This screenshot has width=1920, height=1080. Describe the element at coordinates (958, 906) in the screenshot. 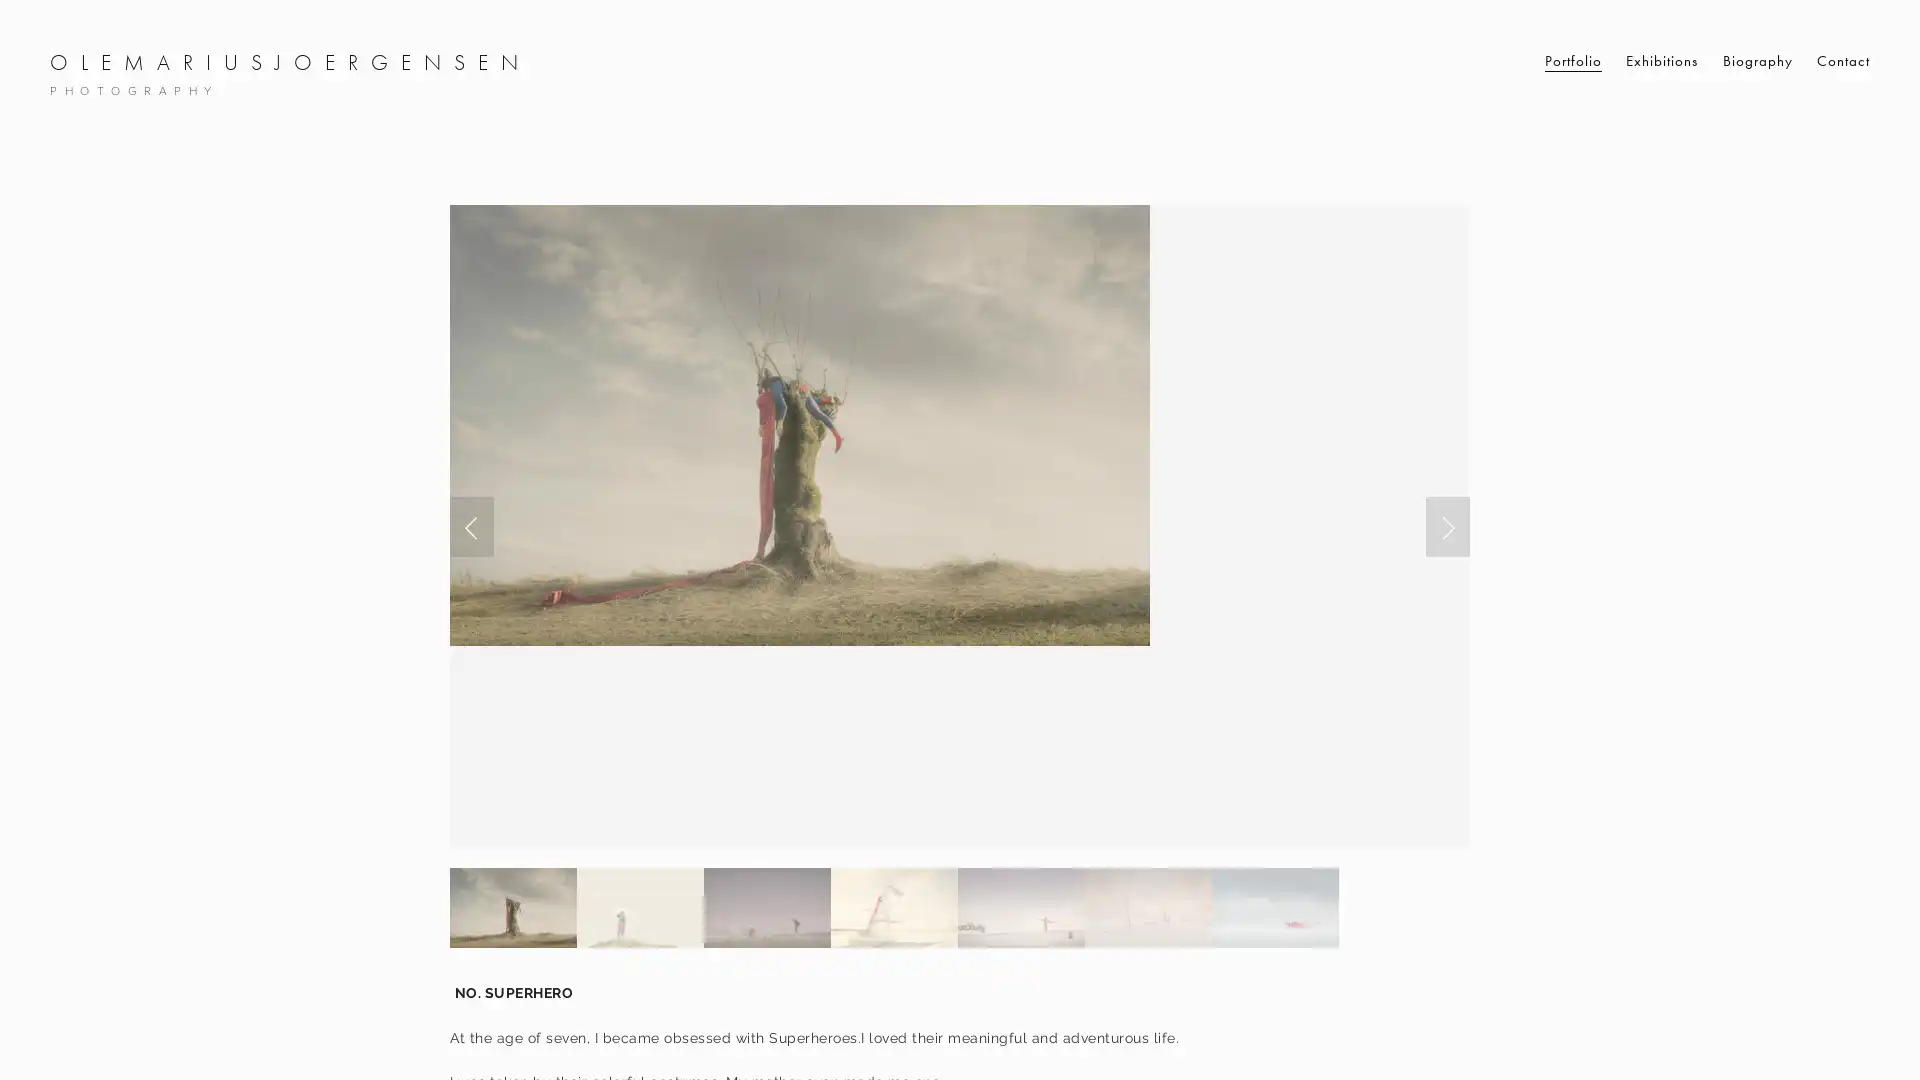

I see `Slide 4` at that location.